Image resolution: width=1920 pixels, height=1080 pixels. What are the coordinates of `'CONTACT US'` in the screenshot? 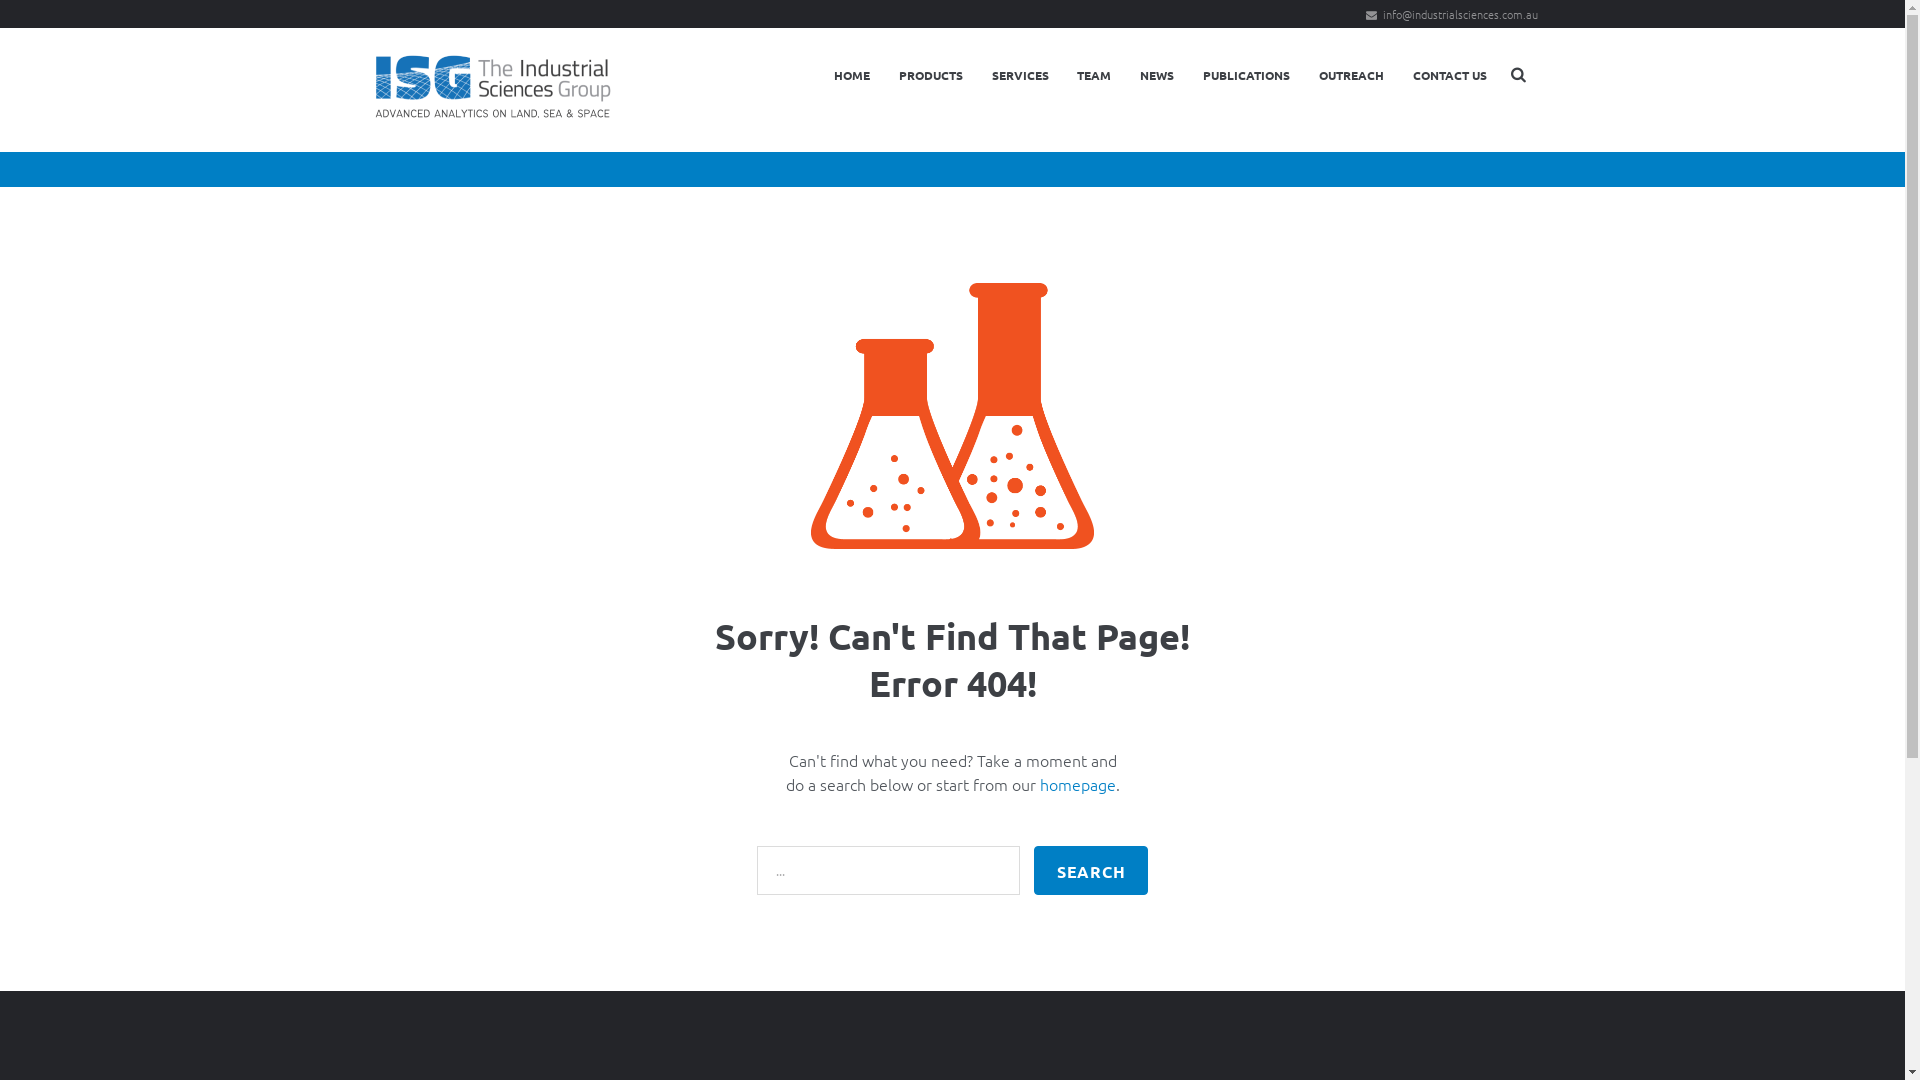 It's located at (1449, 74).